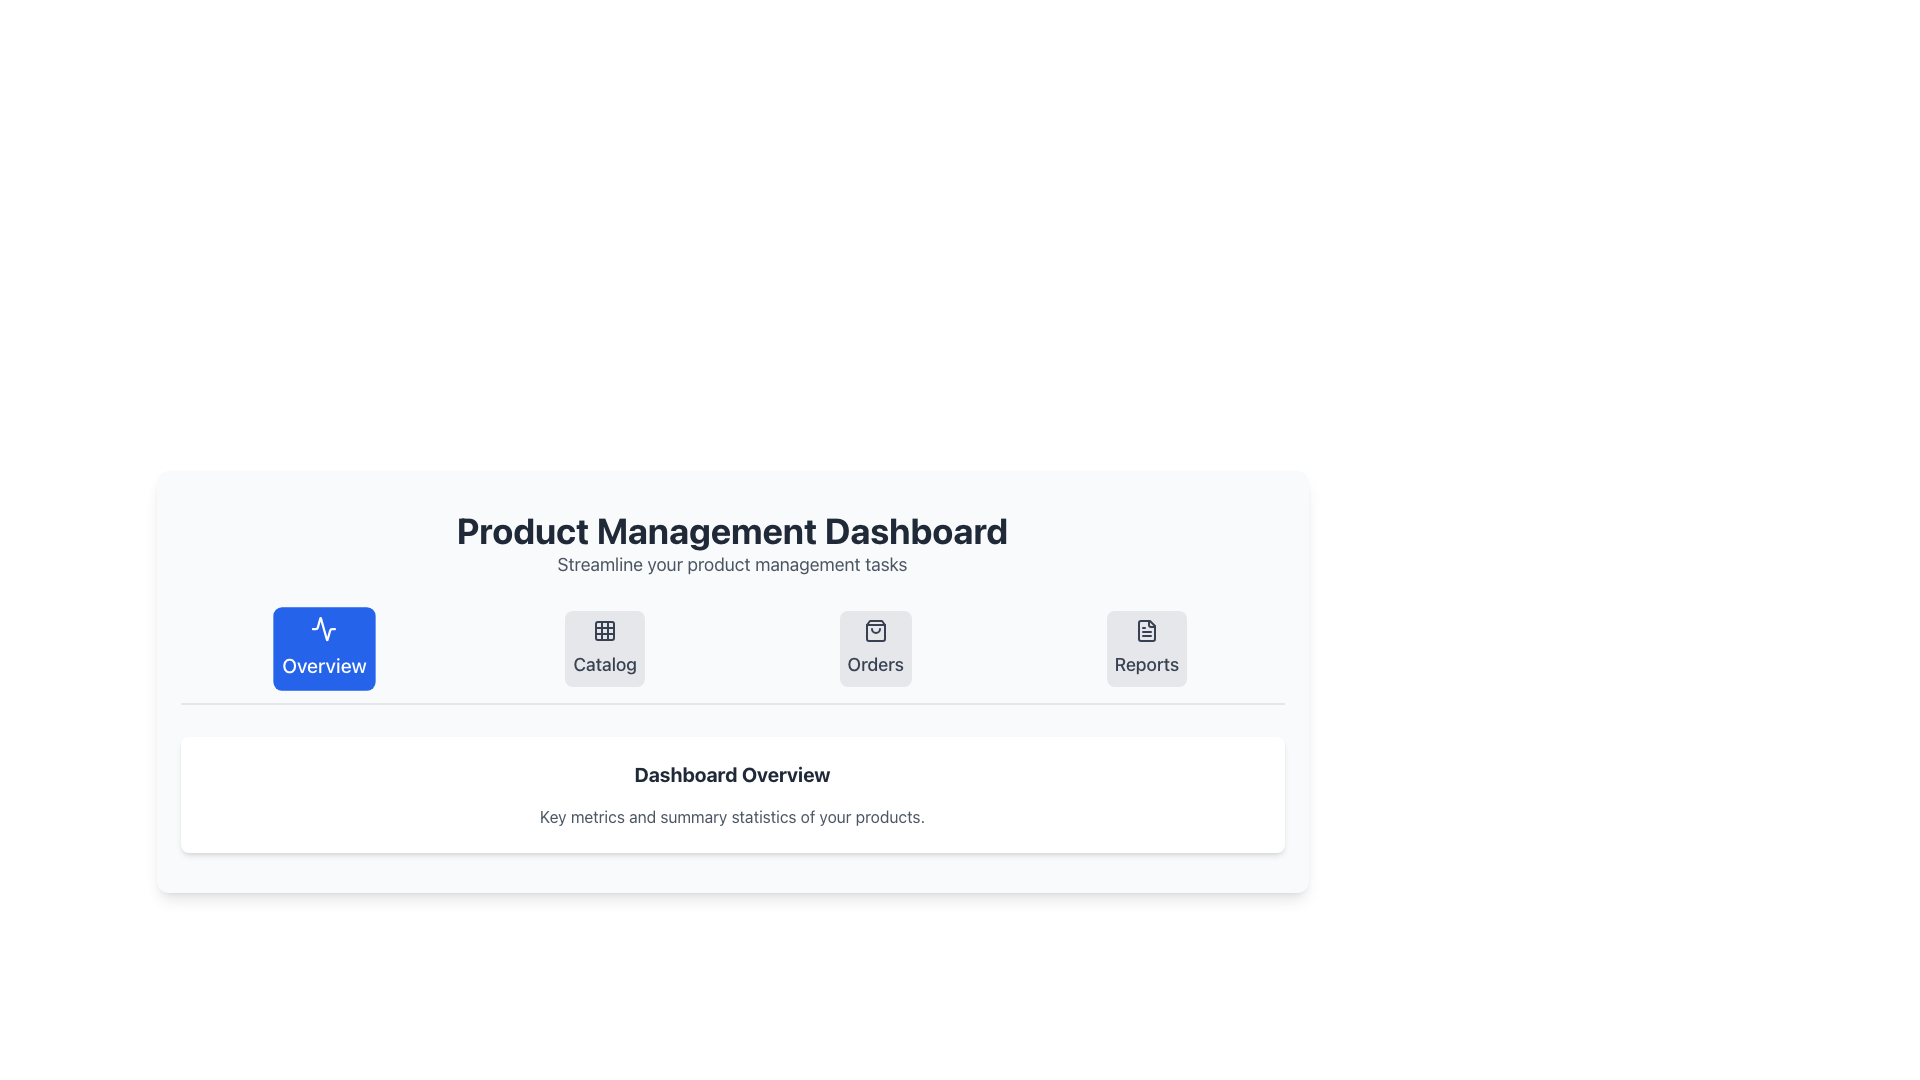 Image resolution: width=1920 pixels, height=1080 pixels. What do you see at coordinates (875, 648) in the screenshot?
I see `the 'Orders' button located centrally in the navigation row, which is the third button after 'Overview' and 'Catalog' and before 'Reports'` at bounding box center [875, 648].